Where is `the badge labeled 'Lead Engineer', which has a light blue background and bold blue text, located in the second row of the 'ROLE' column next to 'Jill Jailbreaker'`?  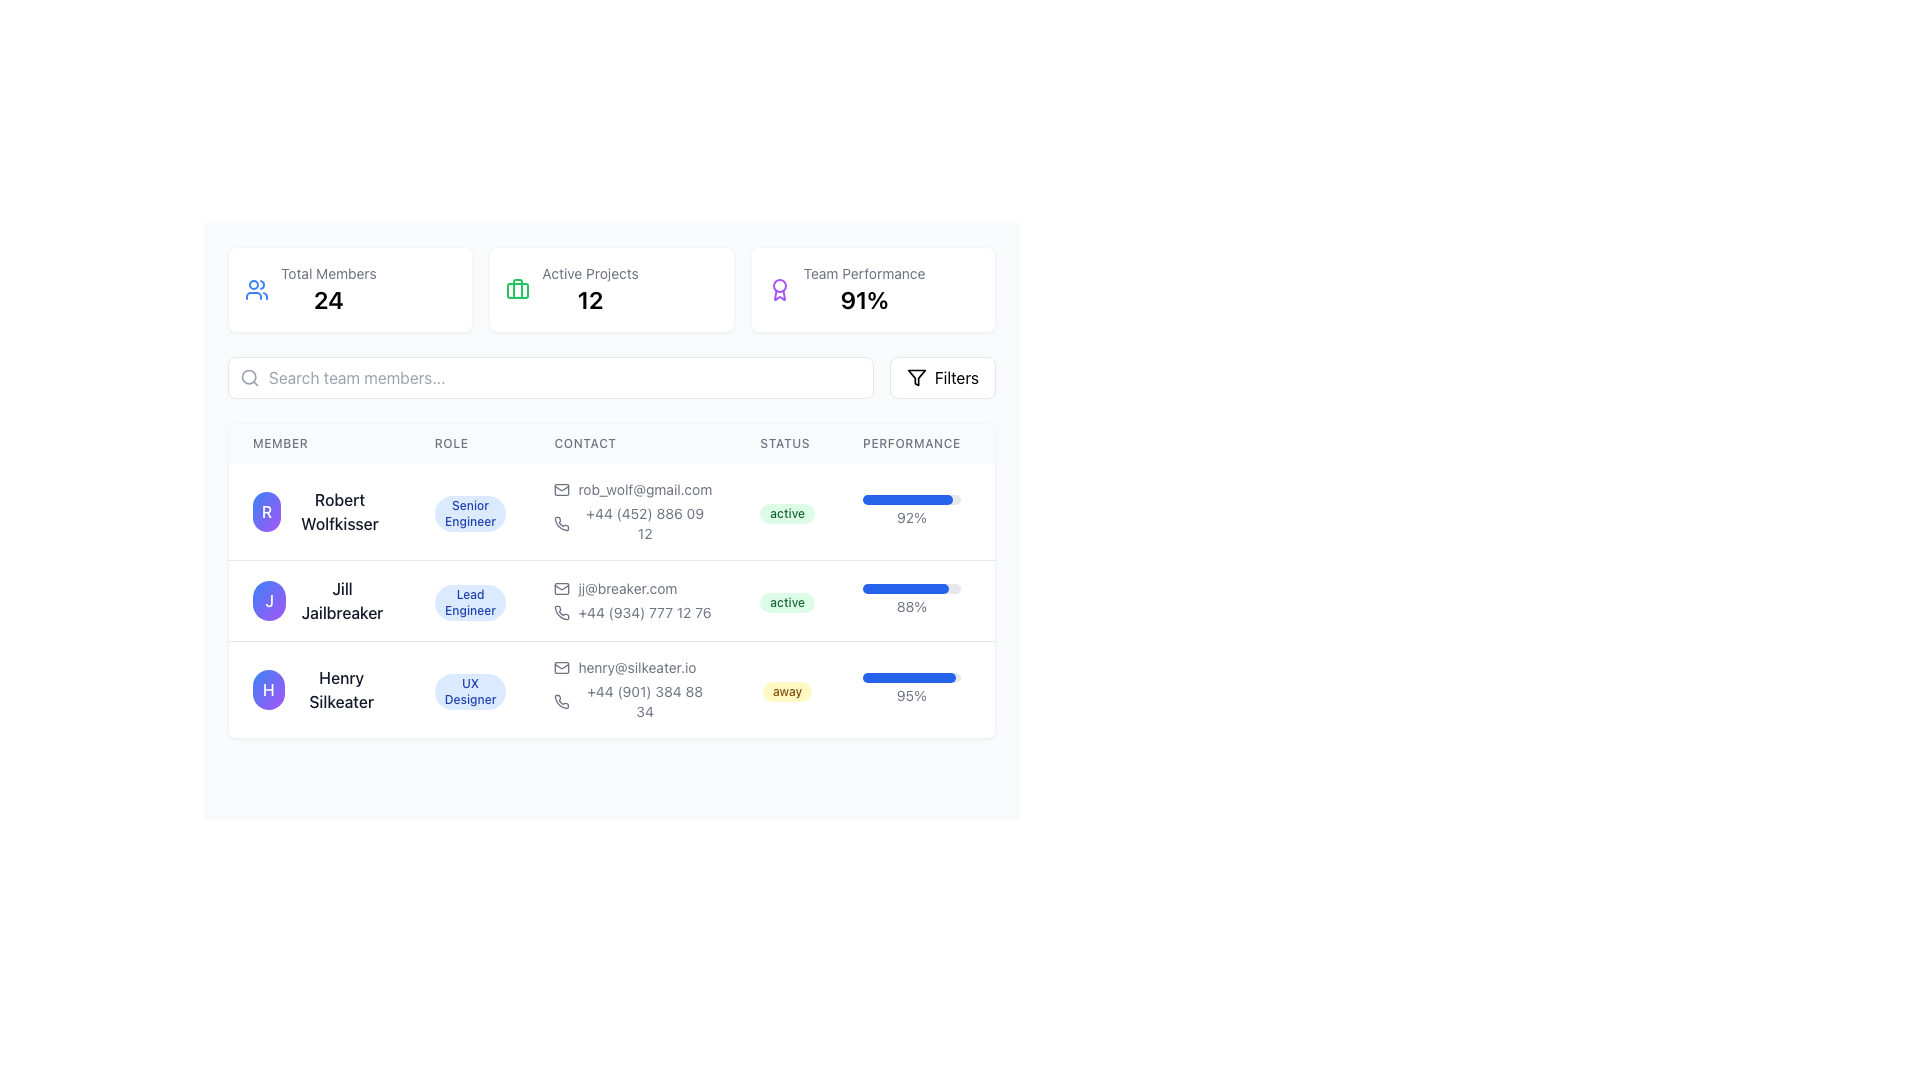
the badge labeled 'Lead Engineer', which has a light blue background and bold blue text, located in the second row of the 'ROLE' column next to 'Jill Jailbreaker' is located at coordinates (469, 601).